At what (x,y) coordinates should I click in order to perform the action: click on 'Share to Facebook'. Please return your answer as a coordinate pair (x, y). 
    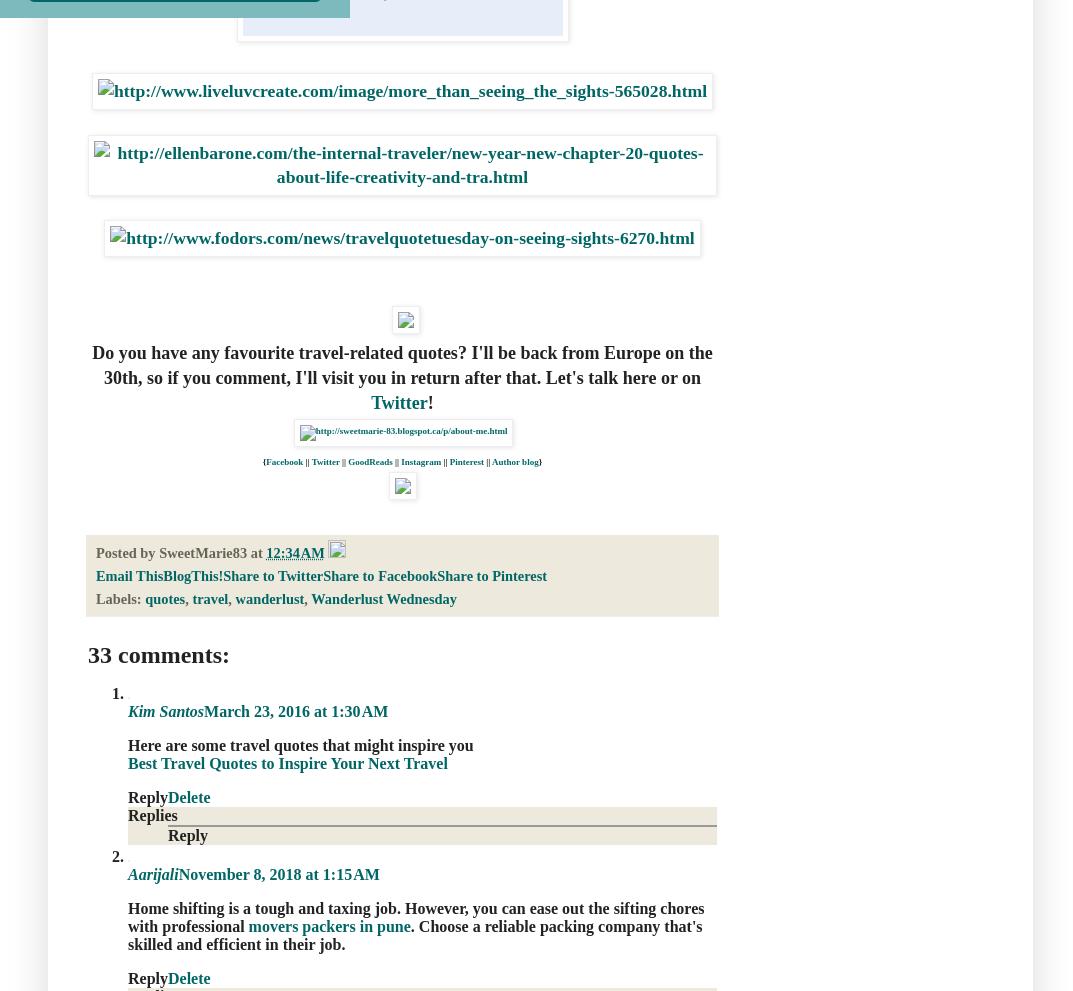
    Looking at the image, I should click on (378, 573).